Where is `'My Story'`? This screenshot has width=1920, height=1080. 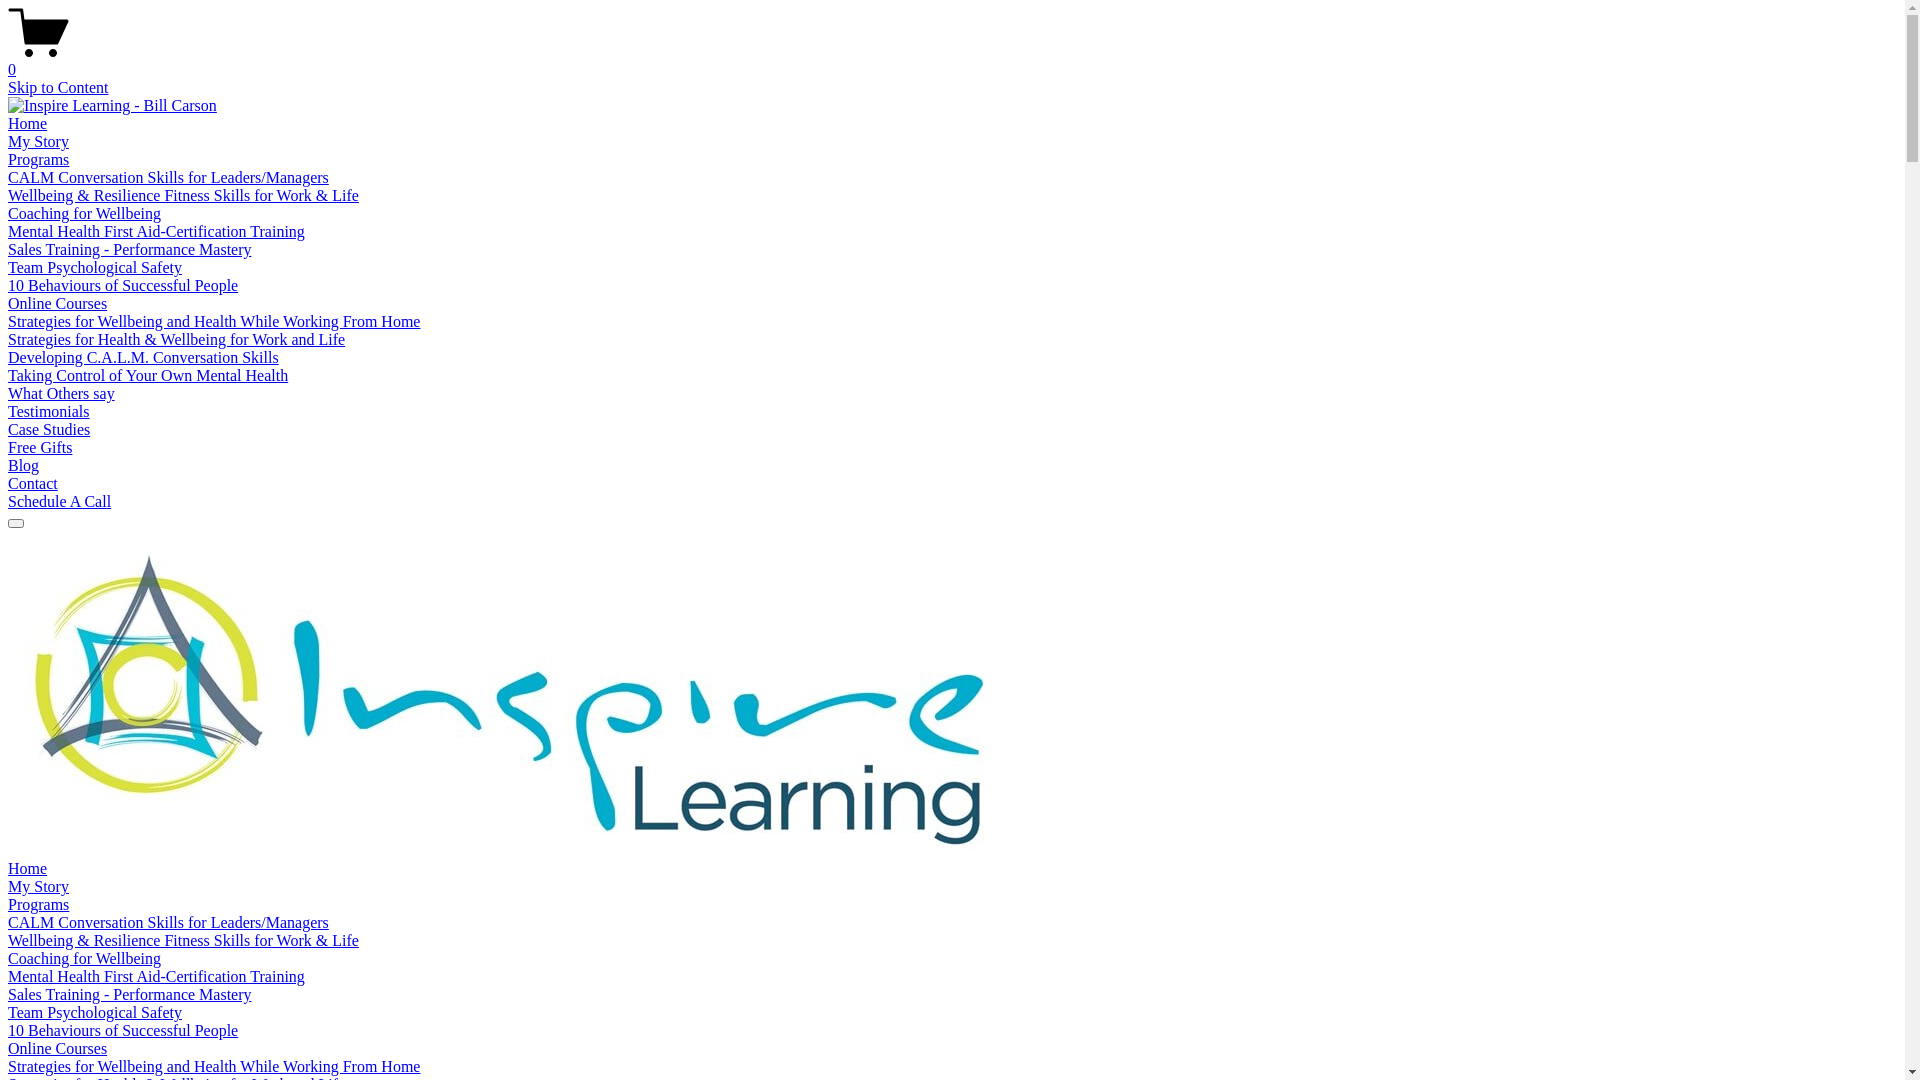
'My Story' is located at coordinates (38, 885).